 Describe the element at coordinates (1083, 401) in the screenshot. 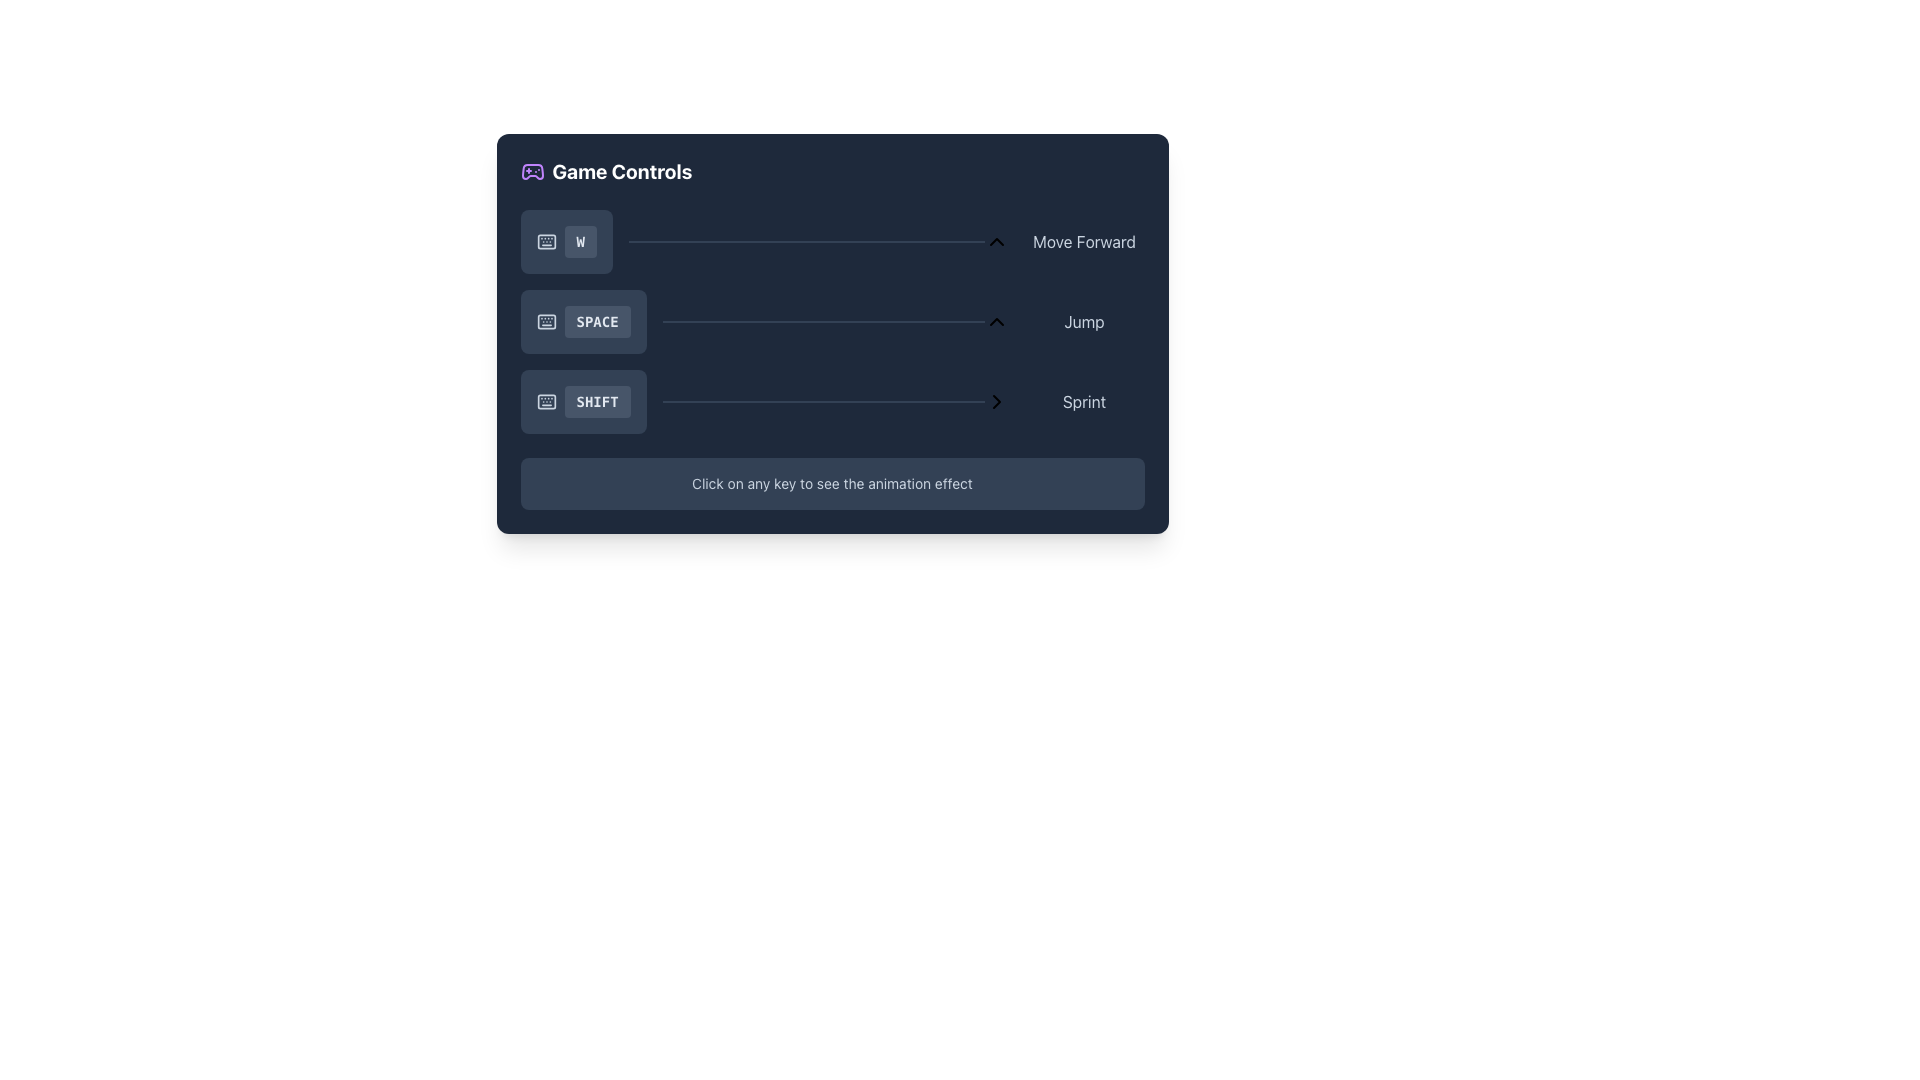

I see `the label describing the action associated with the 'SHIFT' key, which is positioned on the far right side of the control section, aligned horizontally with other control descriptions` at that location.